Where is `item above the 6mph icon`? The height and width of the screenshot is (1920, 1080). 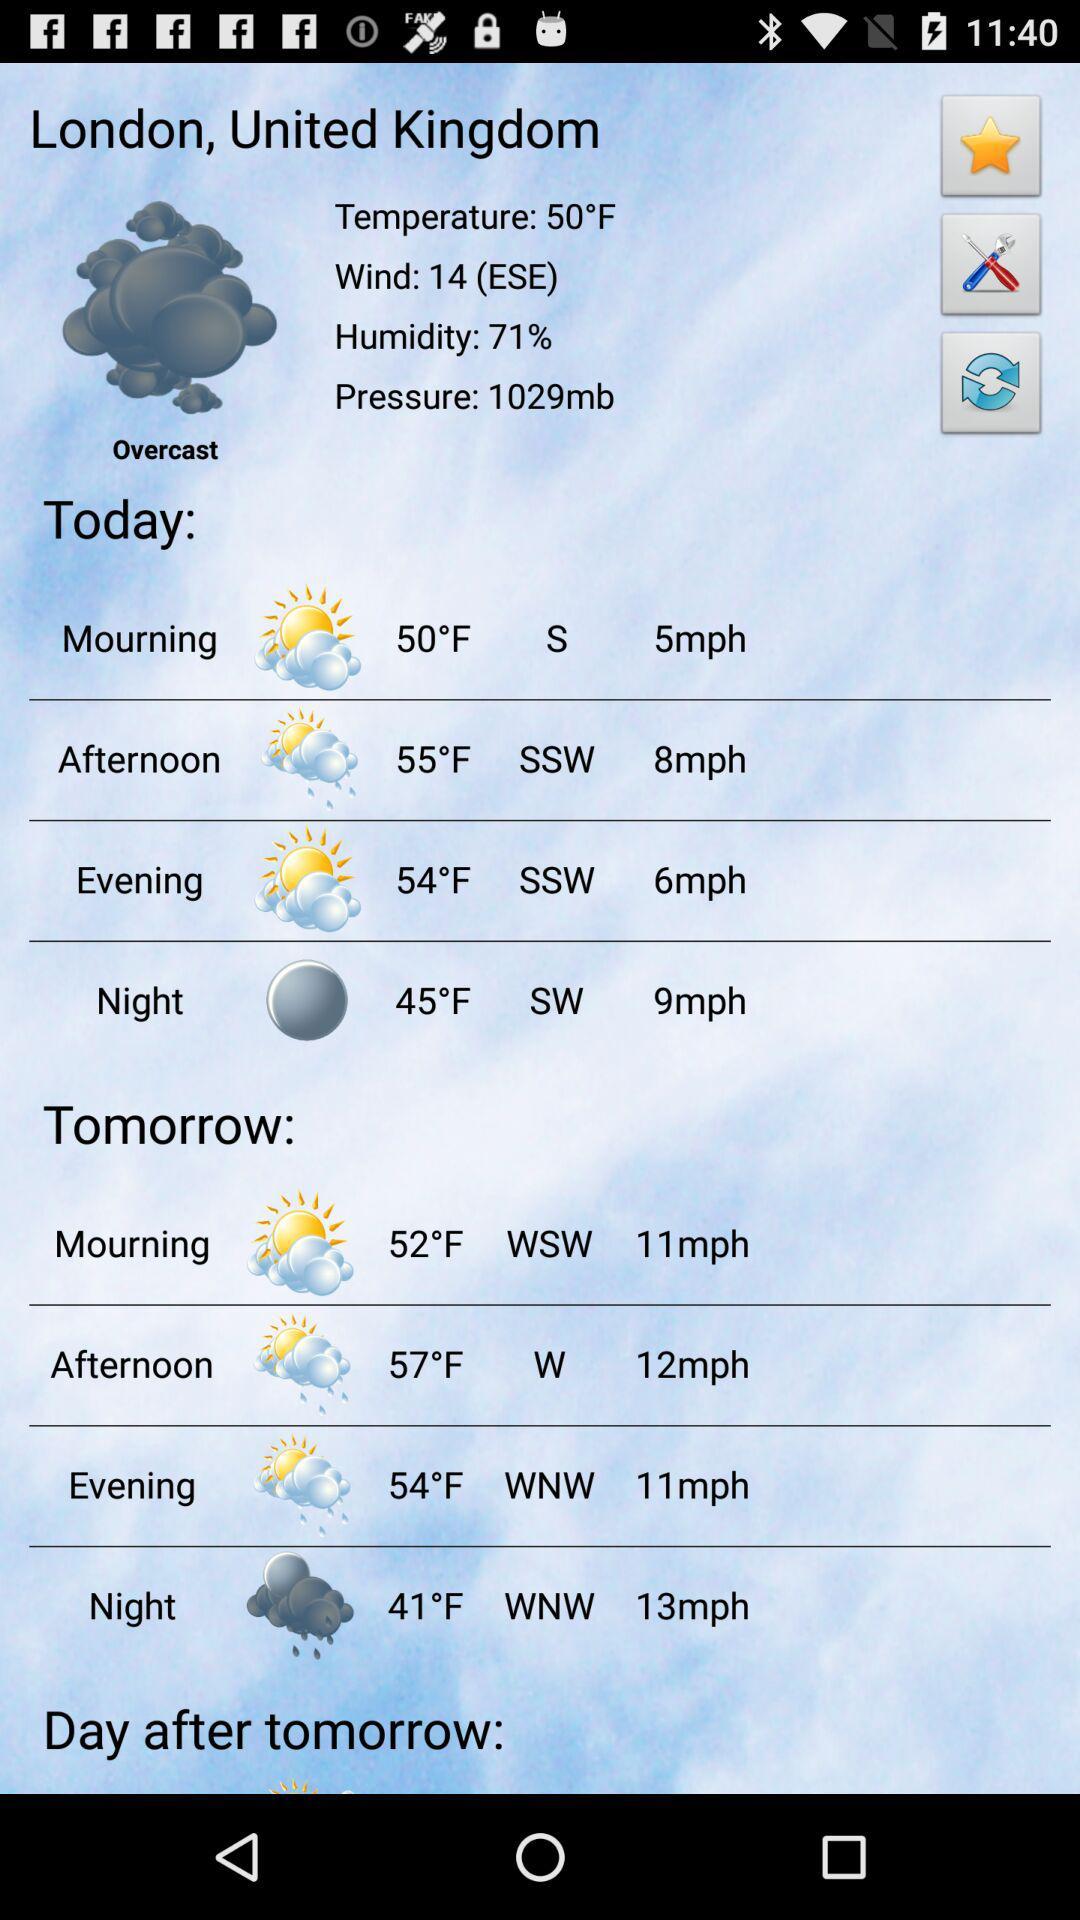
item above the 6mph icon is located at coordinates (698, 757).